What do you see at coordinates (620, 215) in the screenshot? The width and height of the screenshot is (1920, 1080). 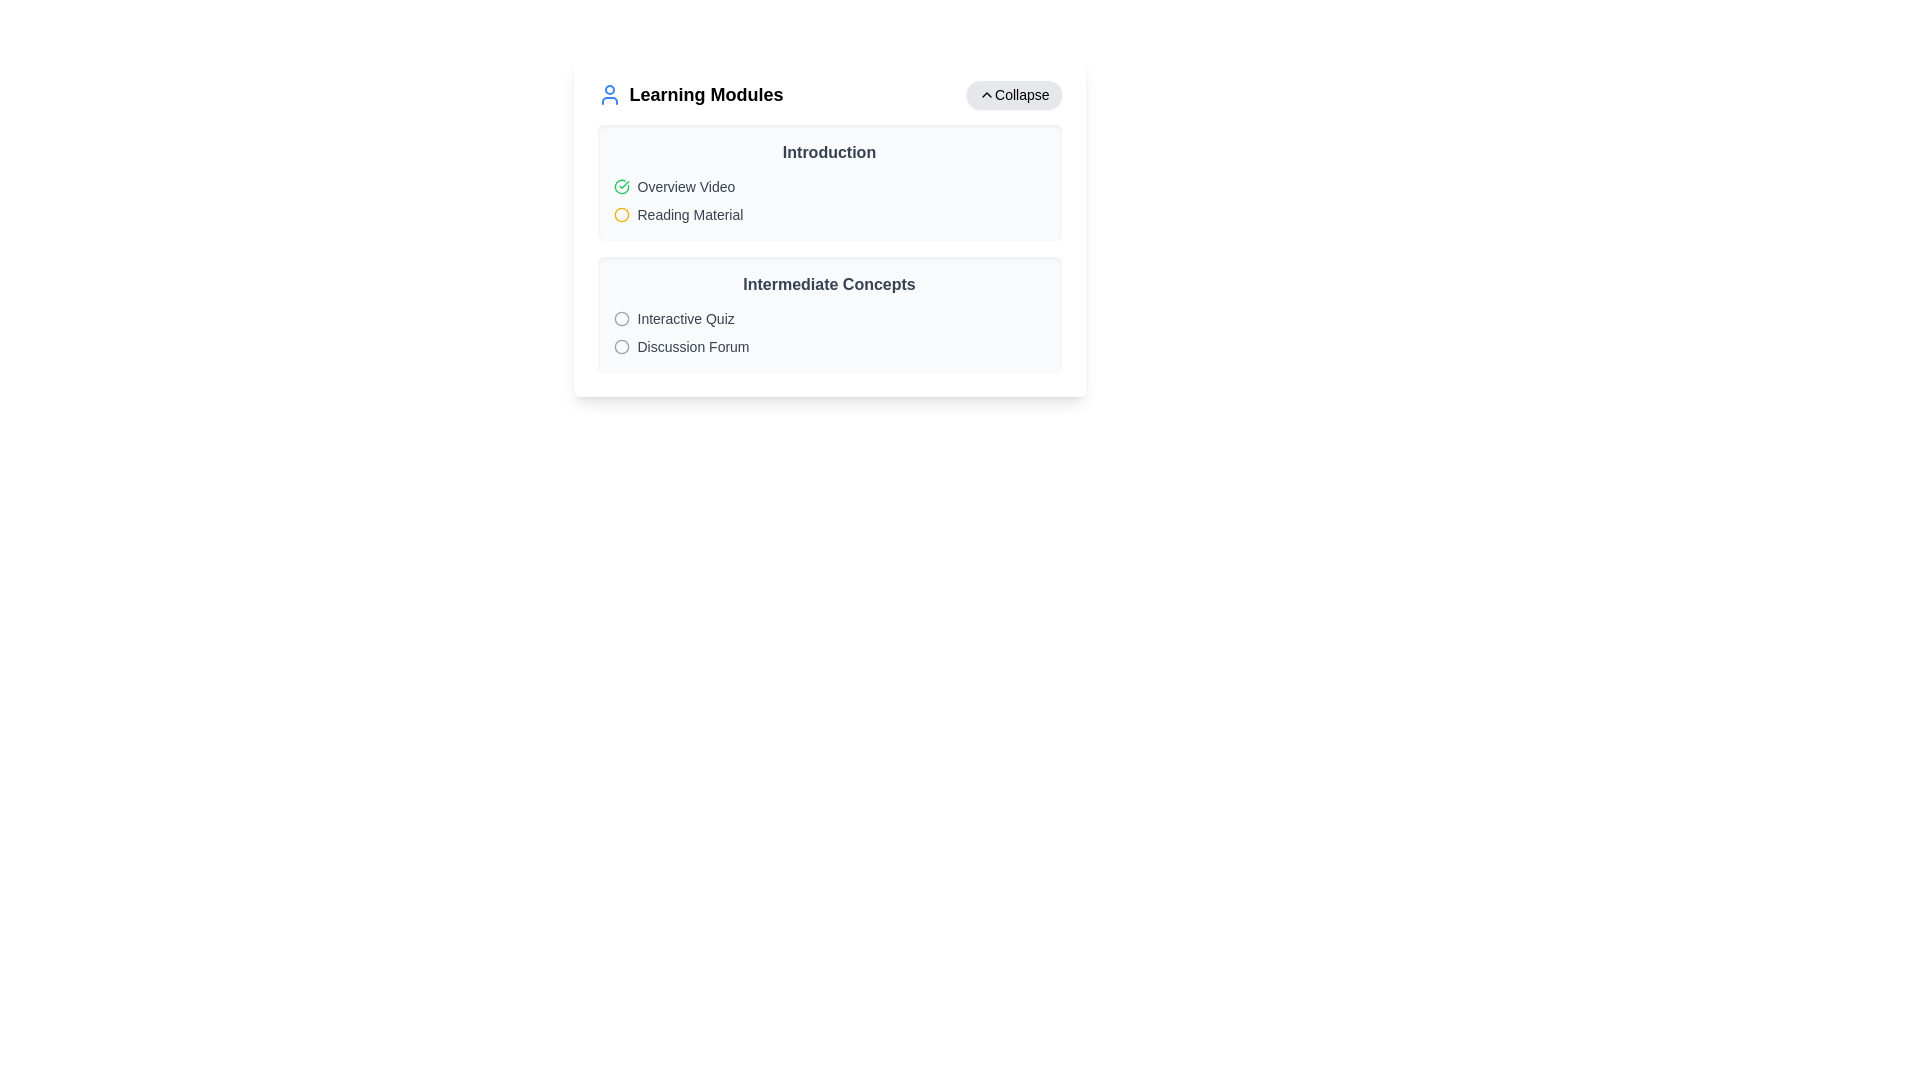 I see `the yellow circular icon located to the left of the text 'Reading Material'` at bounding box center [620, 215].